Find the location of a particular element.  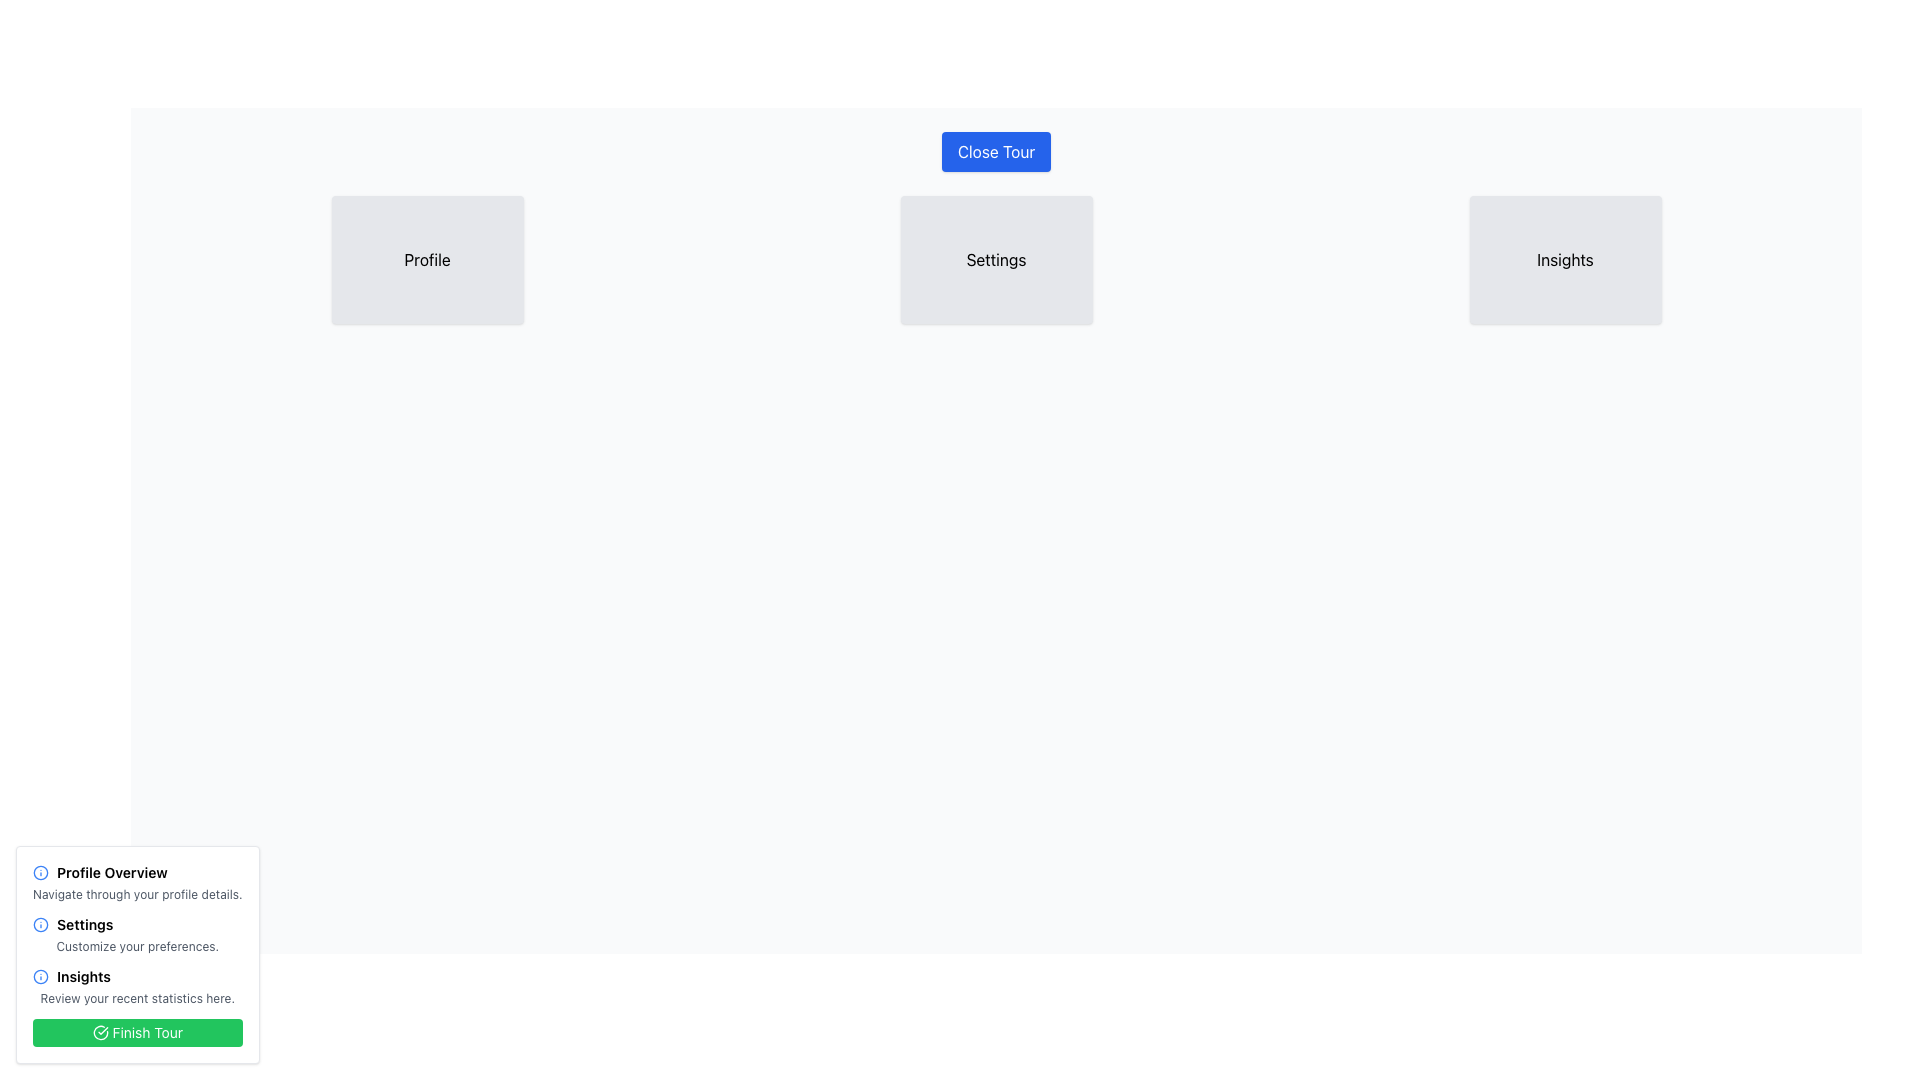

the small circular blue info icon located to the left of the 'Settings' label is located at coordinates (41, 925).